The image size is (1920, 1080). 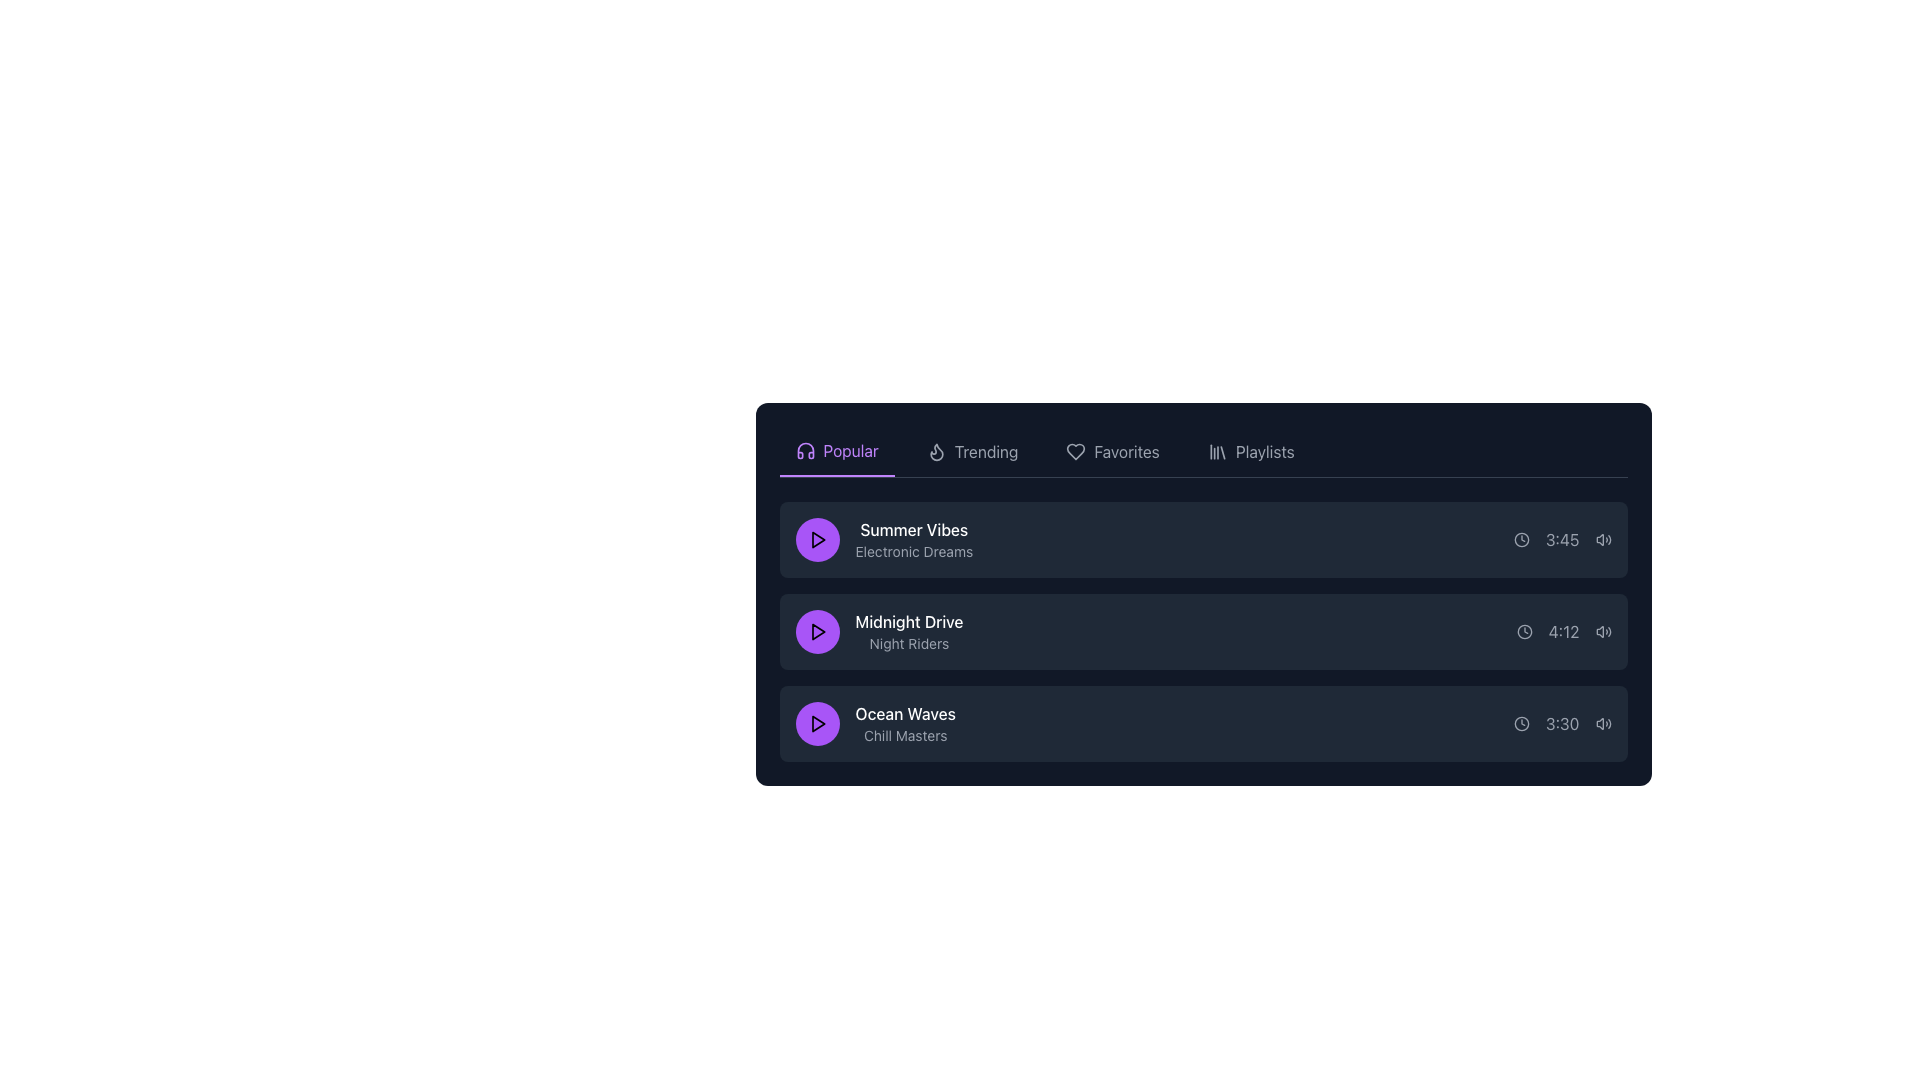 I want to click on the 'Trending' icon located in the top navigation bar between the 'Trending' tab and the 'Popular' tab for context, so click(x=935, y=452).